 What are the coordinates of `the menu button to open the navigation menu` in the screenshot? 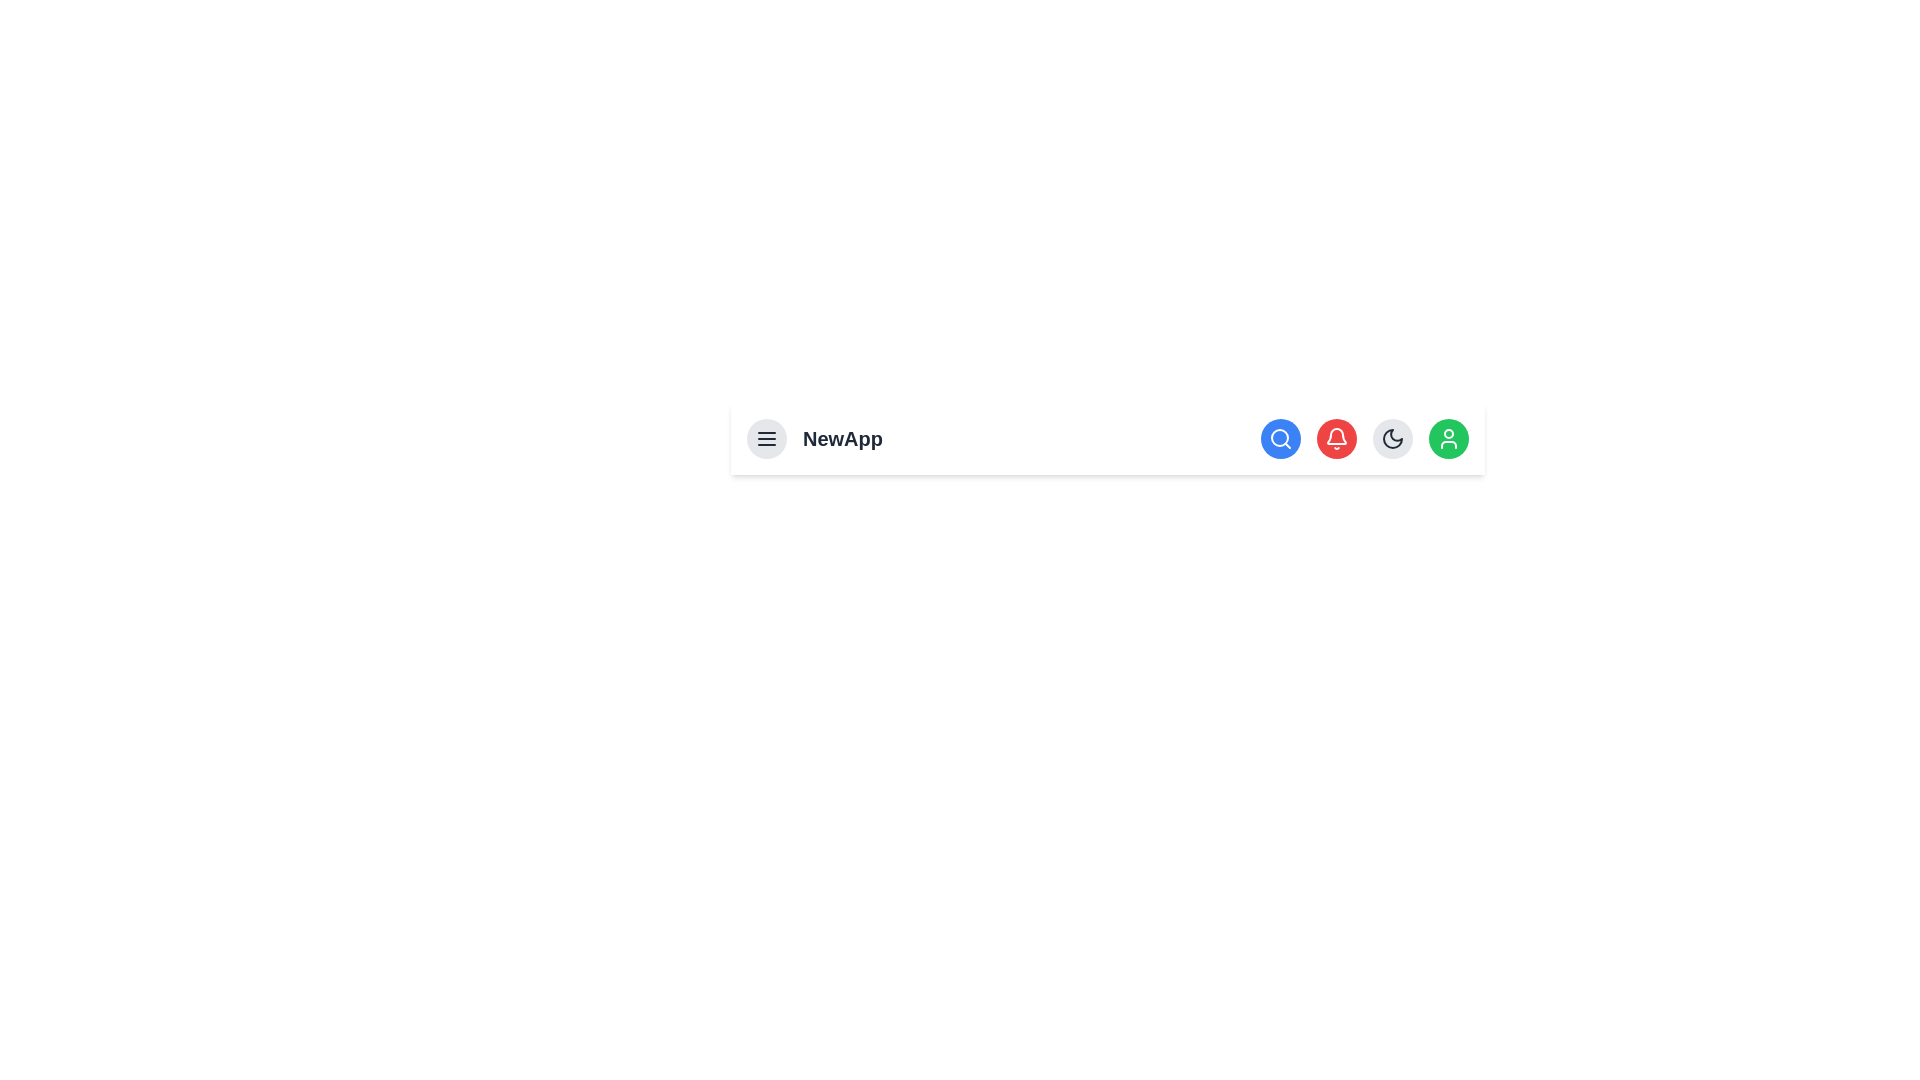 It's located at (766, 438).